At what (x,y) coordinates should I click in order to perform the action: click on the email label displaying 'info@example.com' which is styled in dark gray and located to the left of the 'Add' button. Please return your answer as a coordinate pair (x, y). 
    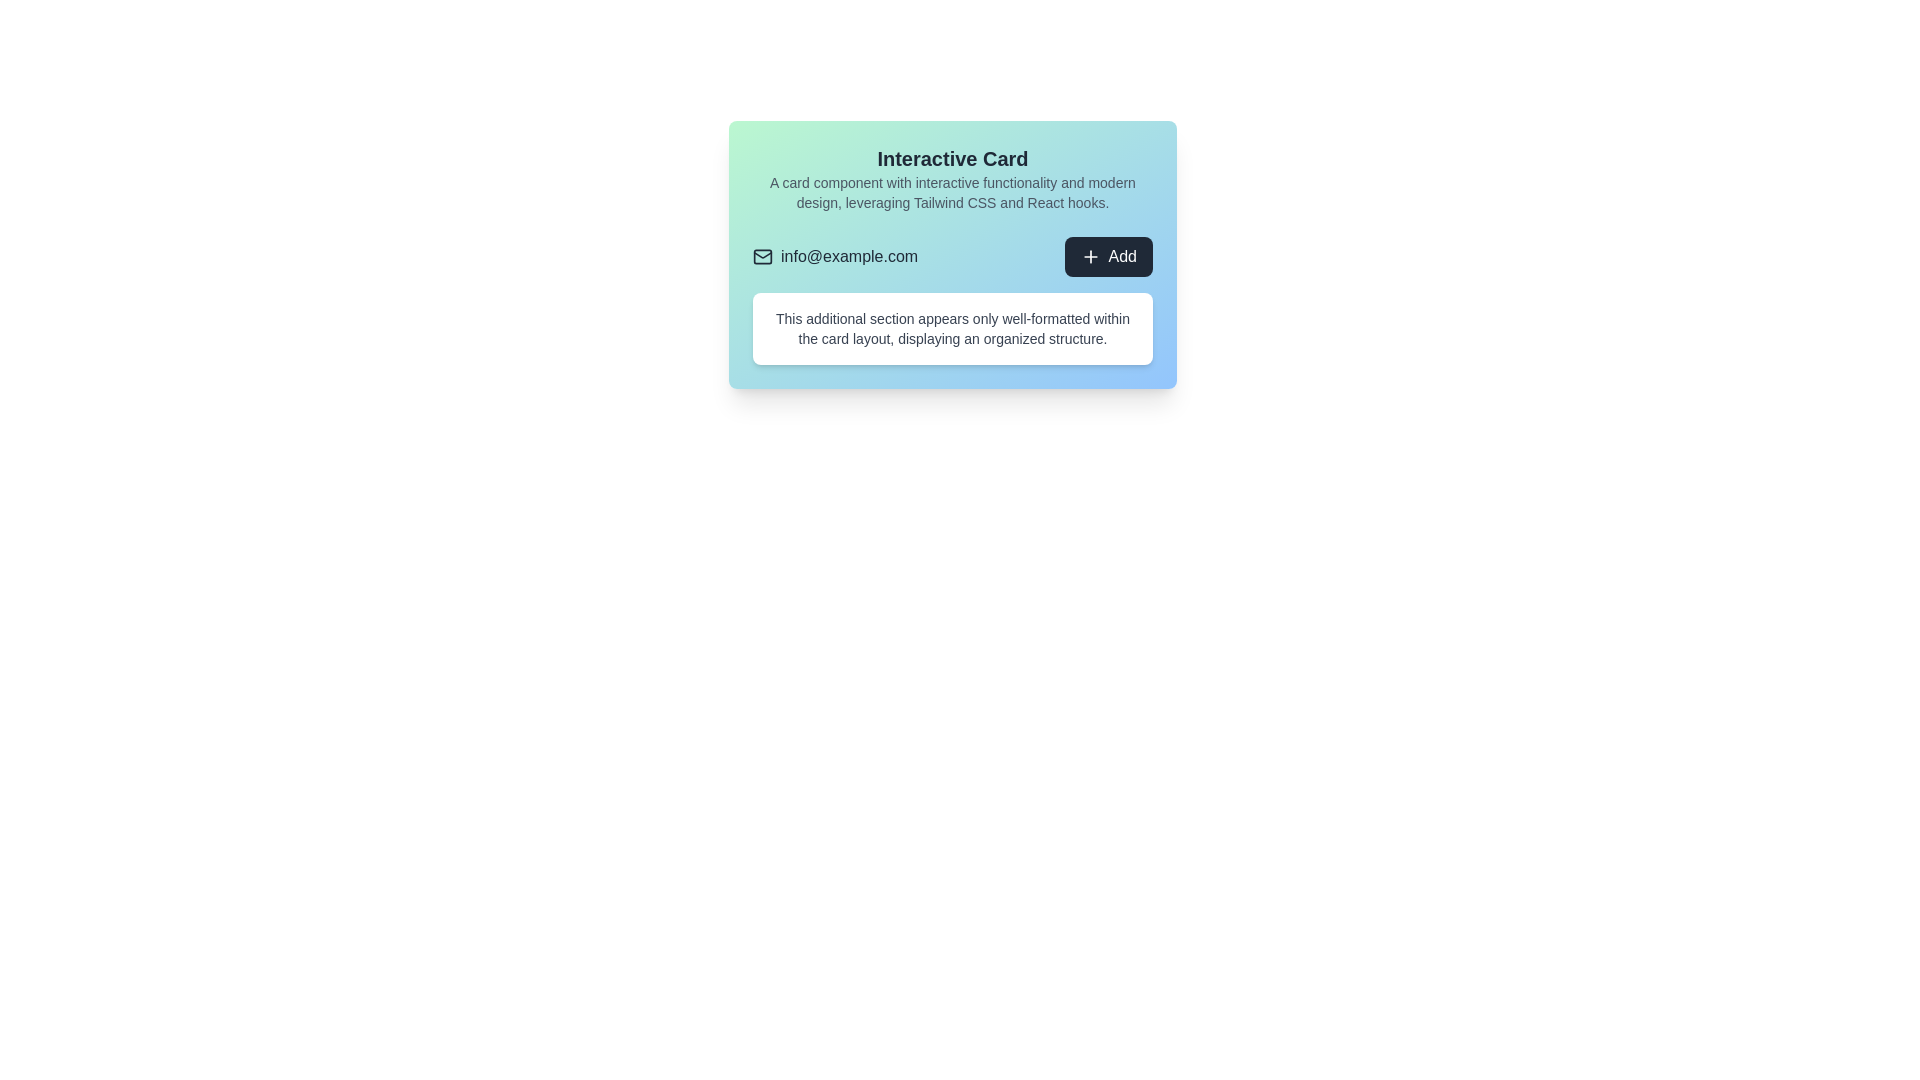
    Looking at the image, I should click on (835, 256).